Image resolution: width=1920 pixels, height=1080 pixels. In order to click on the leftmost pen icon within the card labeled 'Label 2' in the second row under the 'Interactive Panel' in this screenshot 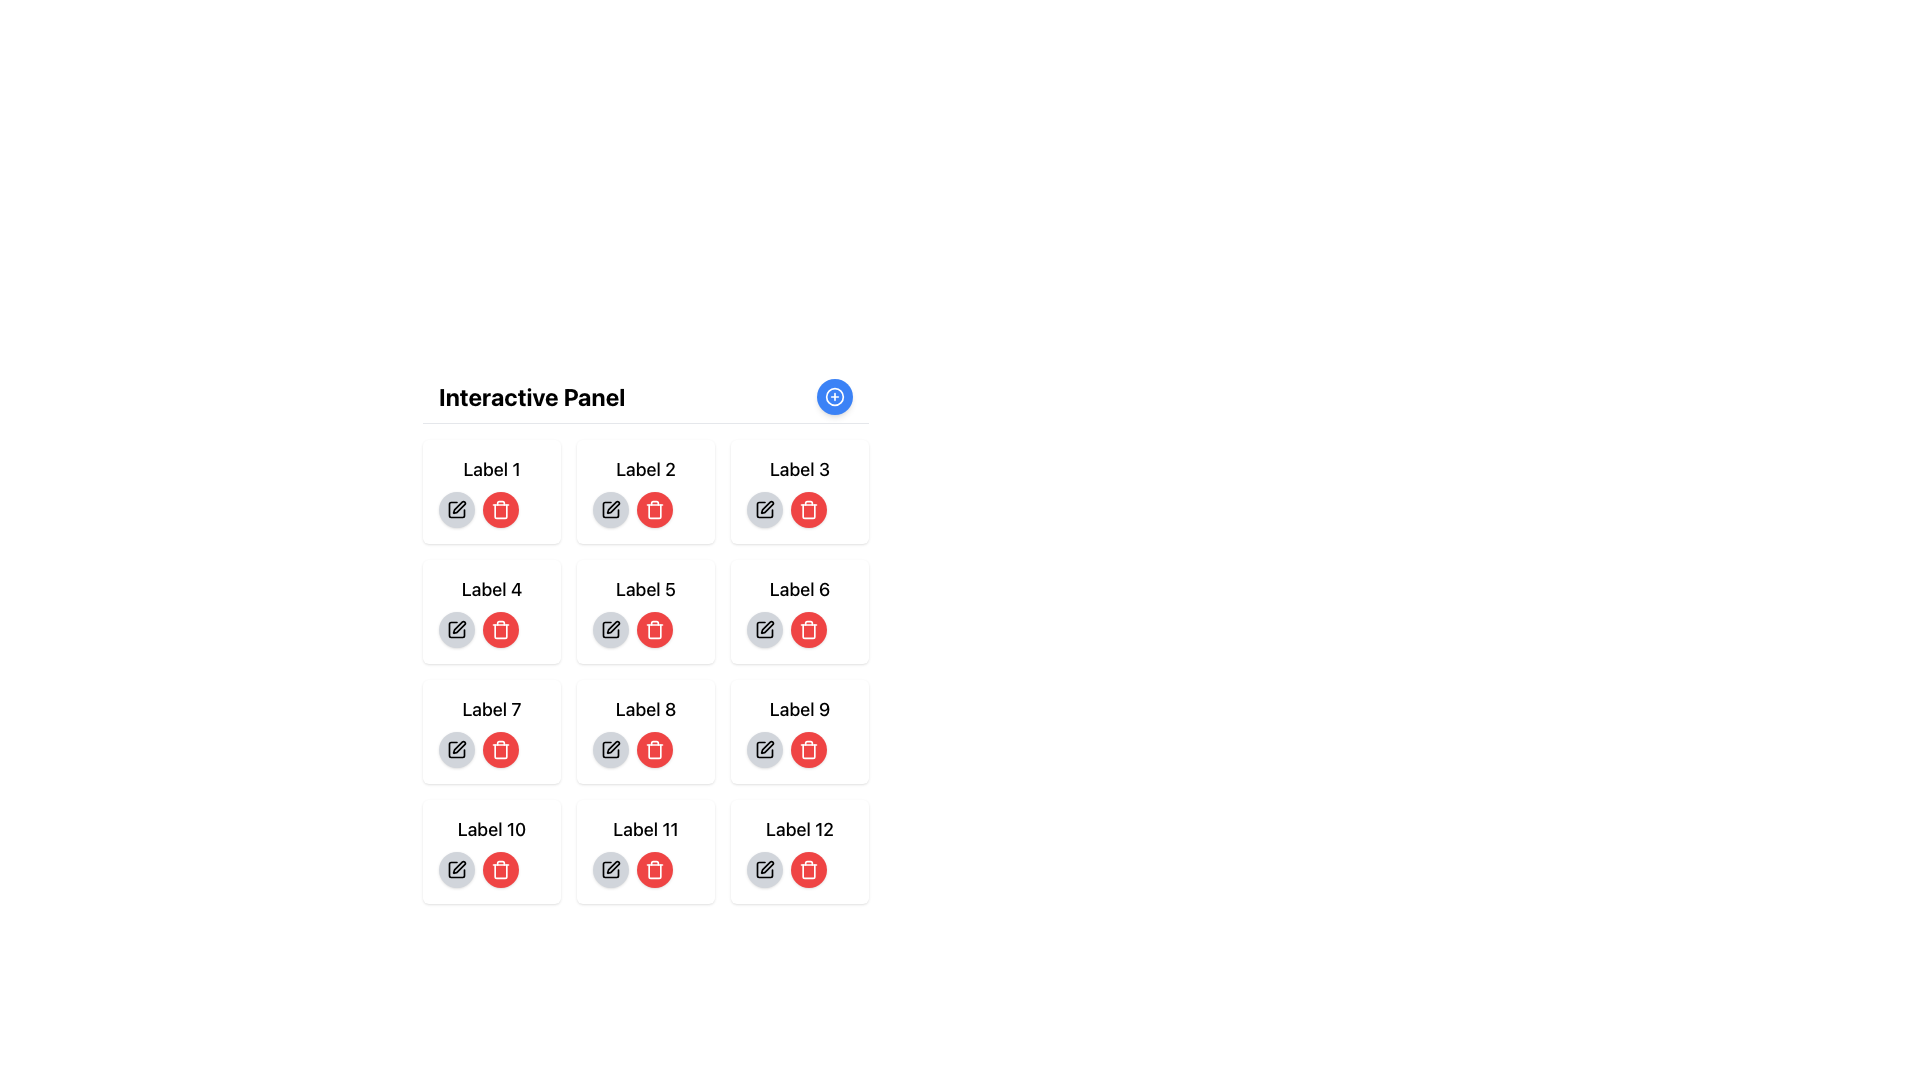, I will do `click(612, 506)`.